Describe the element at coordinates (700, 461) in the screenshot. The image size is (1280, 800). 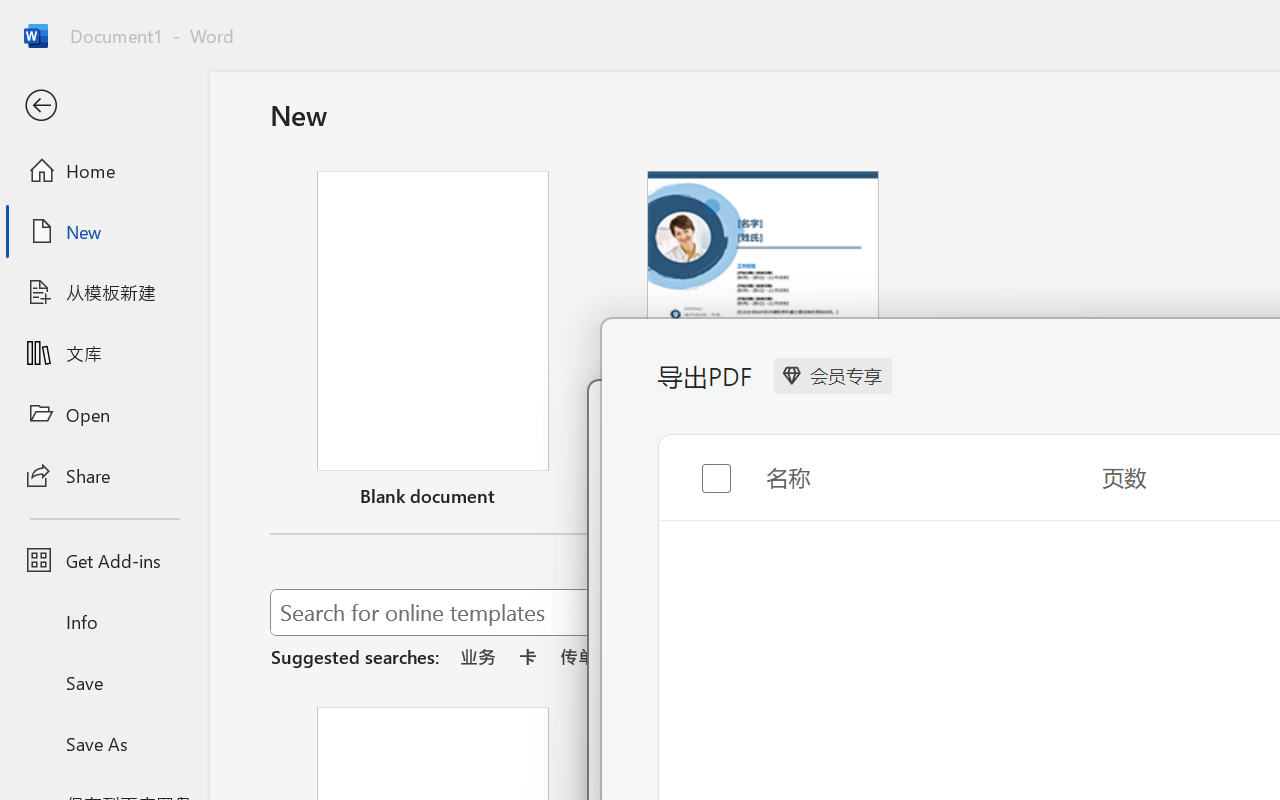
I see `'Toggle selection for all items'` at that location.